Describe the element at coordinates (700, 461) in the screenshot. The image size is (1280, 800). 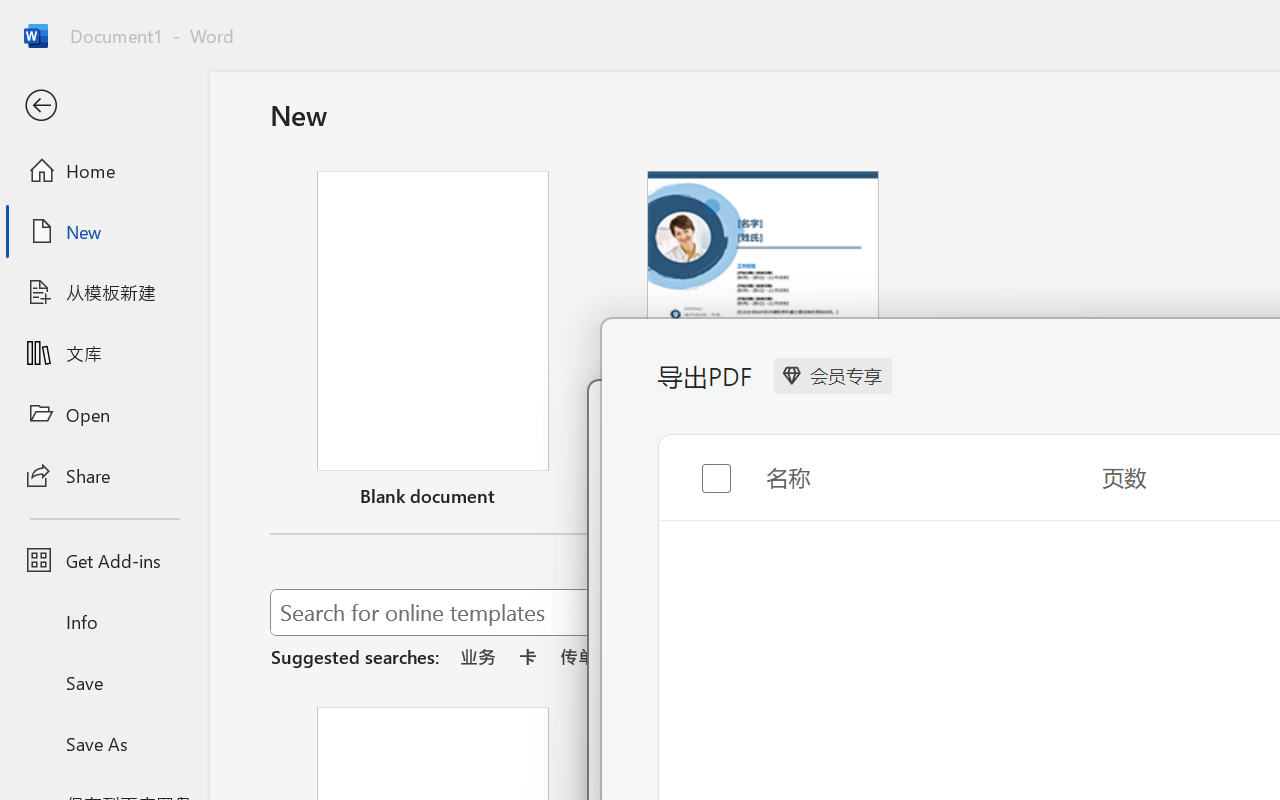
I see `'Toggle selection for all items'` at that location.